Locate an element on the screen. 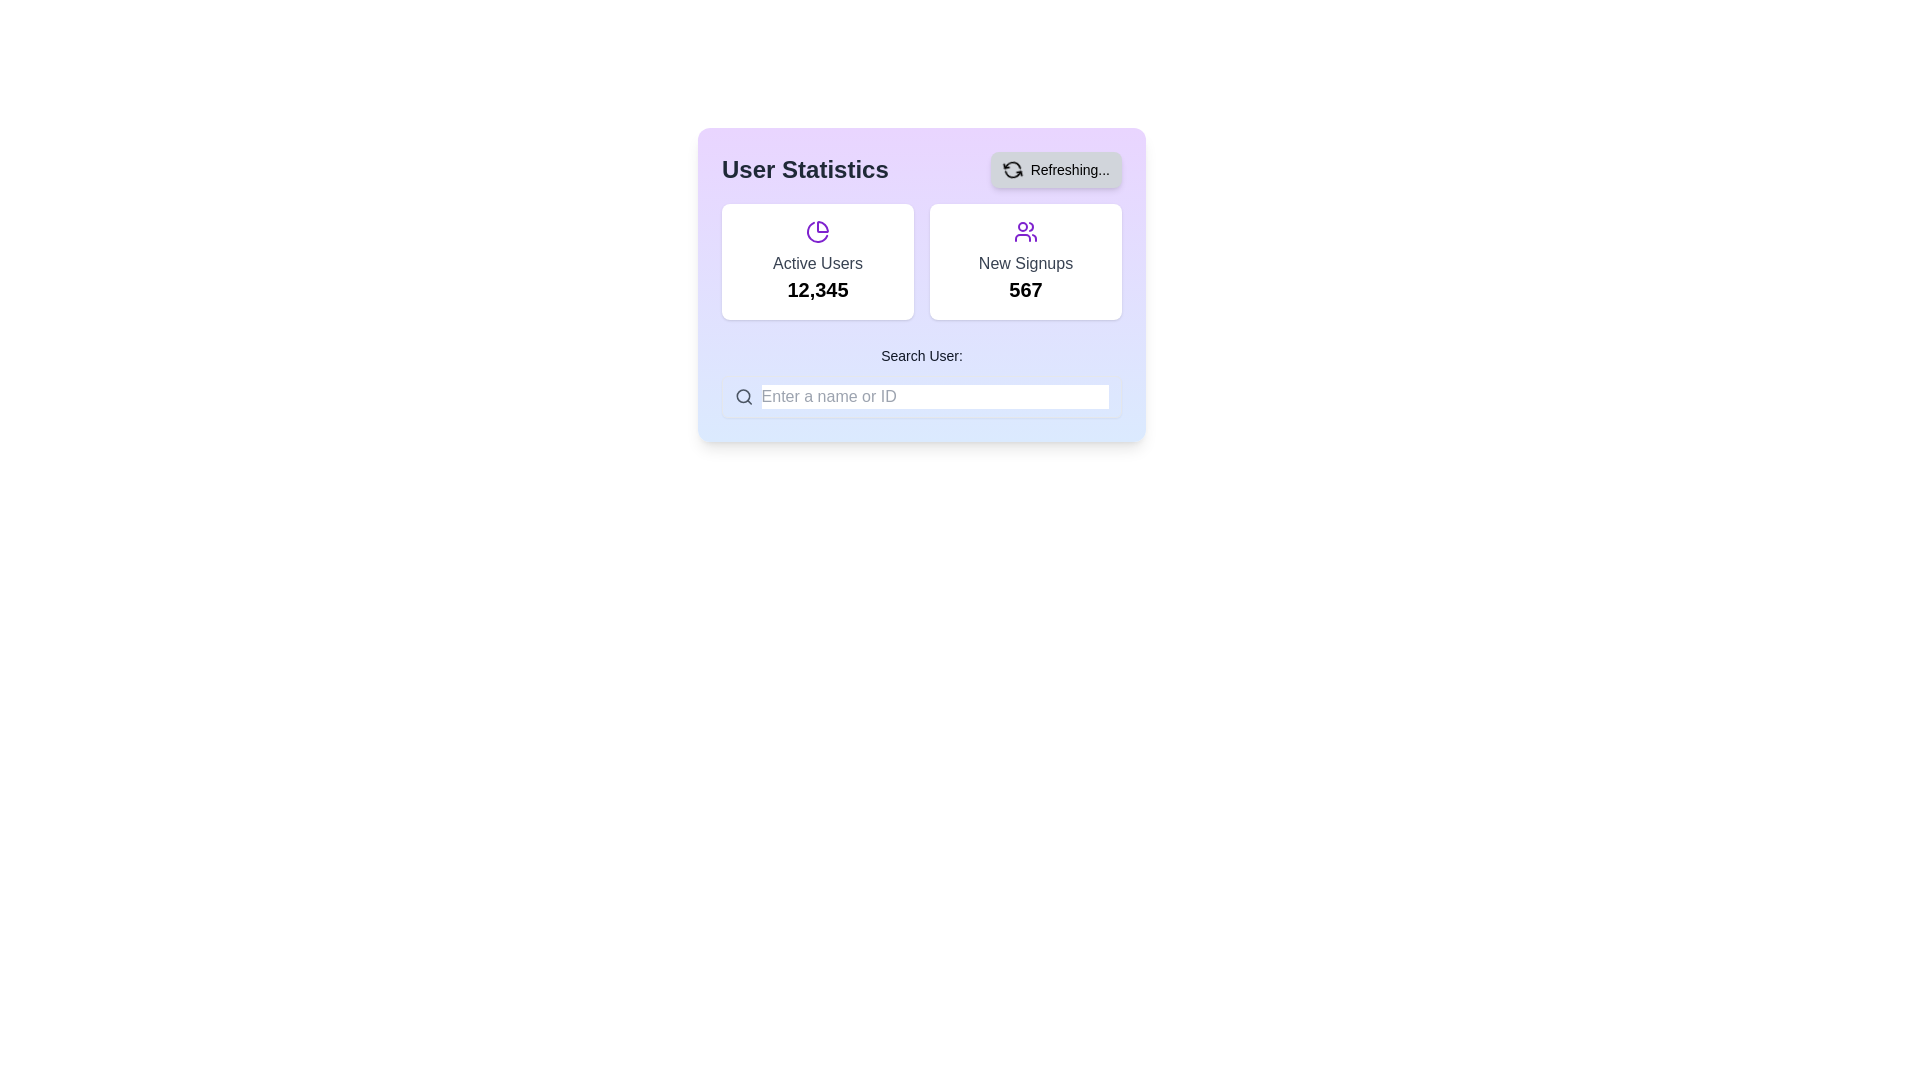  the 'New Signups' label, which is a small gray text label positioned centrally above the bold number '567' and below the user icon is located at coordinates (1026, 262).